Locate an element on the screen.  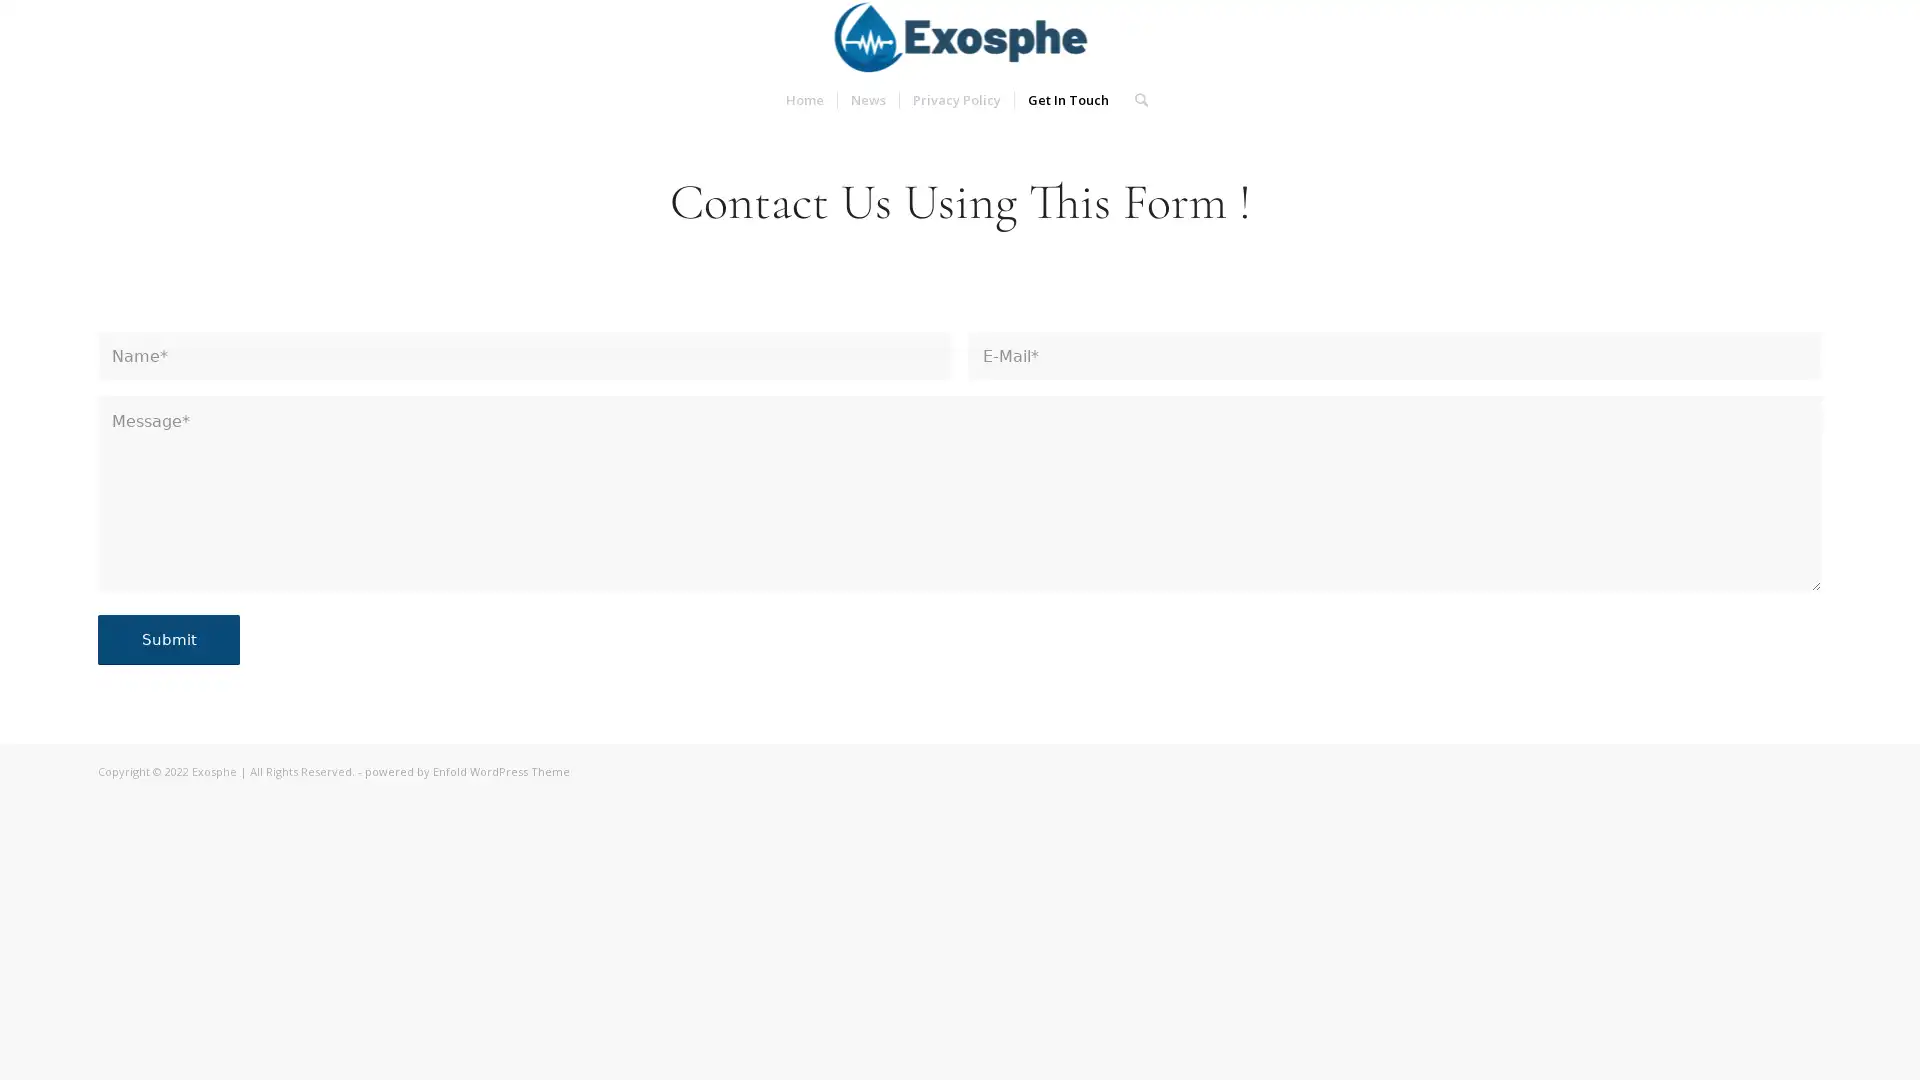
Submit is located at coordinates (168, 640).